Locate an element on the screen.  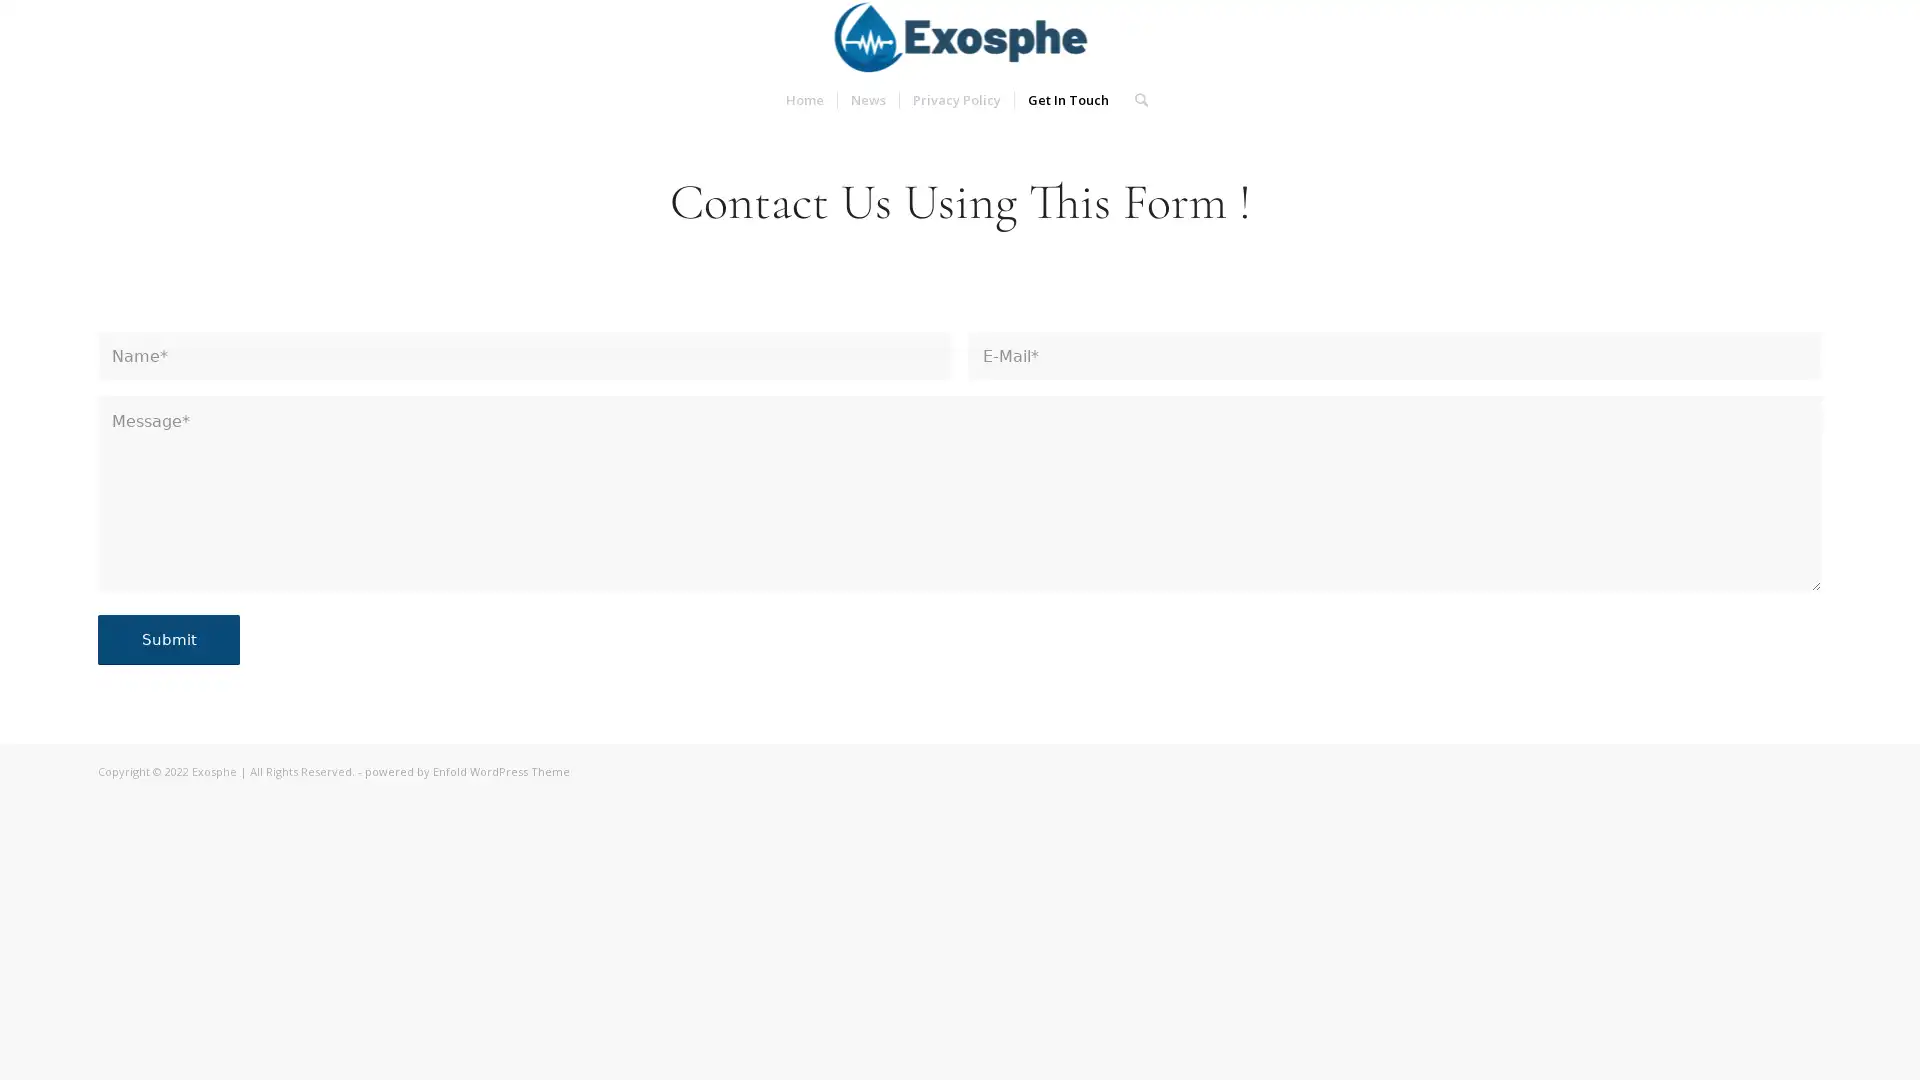
Submit is located at coordinates (168, 640).